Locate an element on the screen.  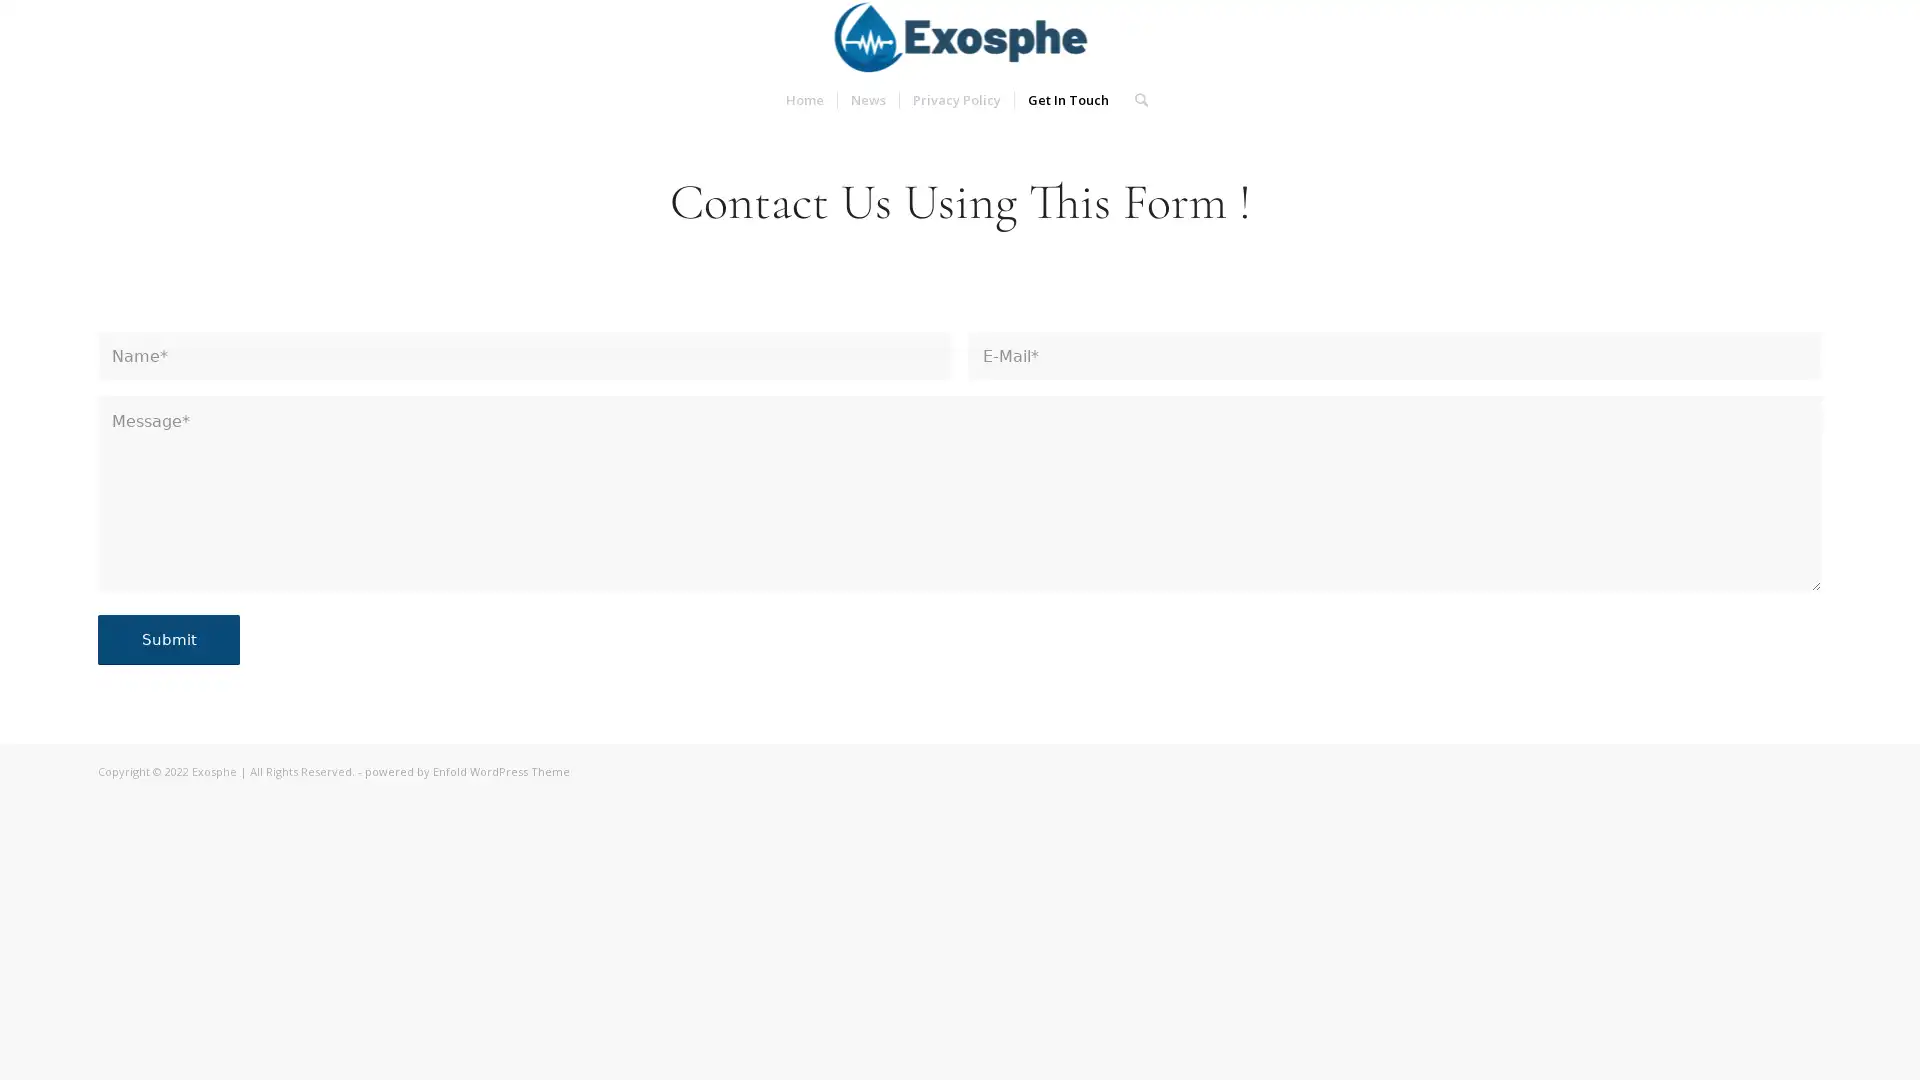
Submit is located at coordinates (168, 640).